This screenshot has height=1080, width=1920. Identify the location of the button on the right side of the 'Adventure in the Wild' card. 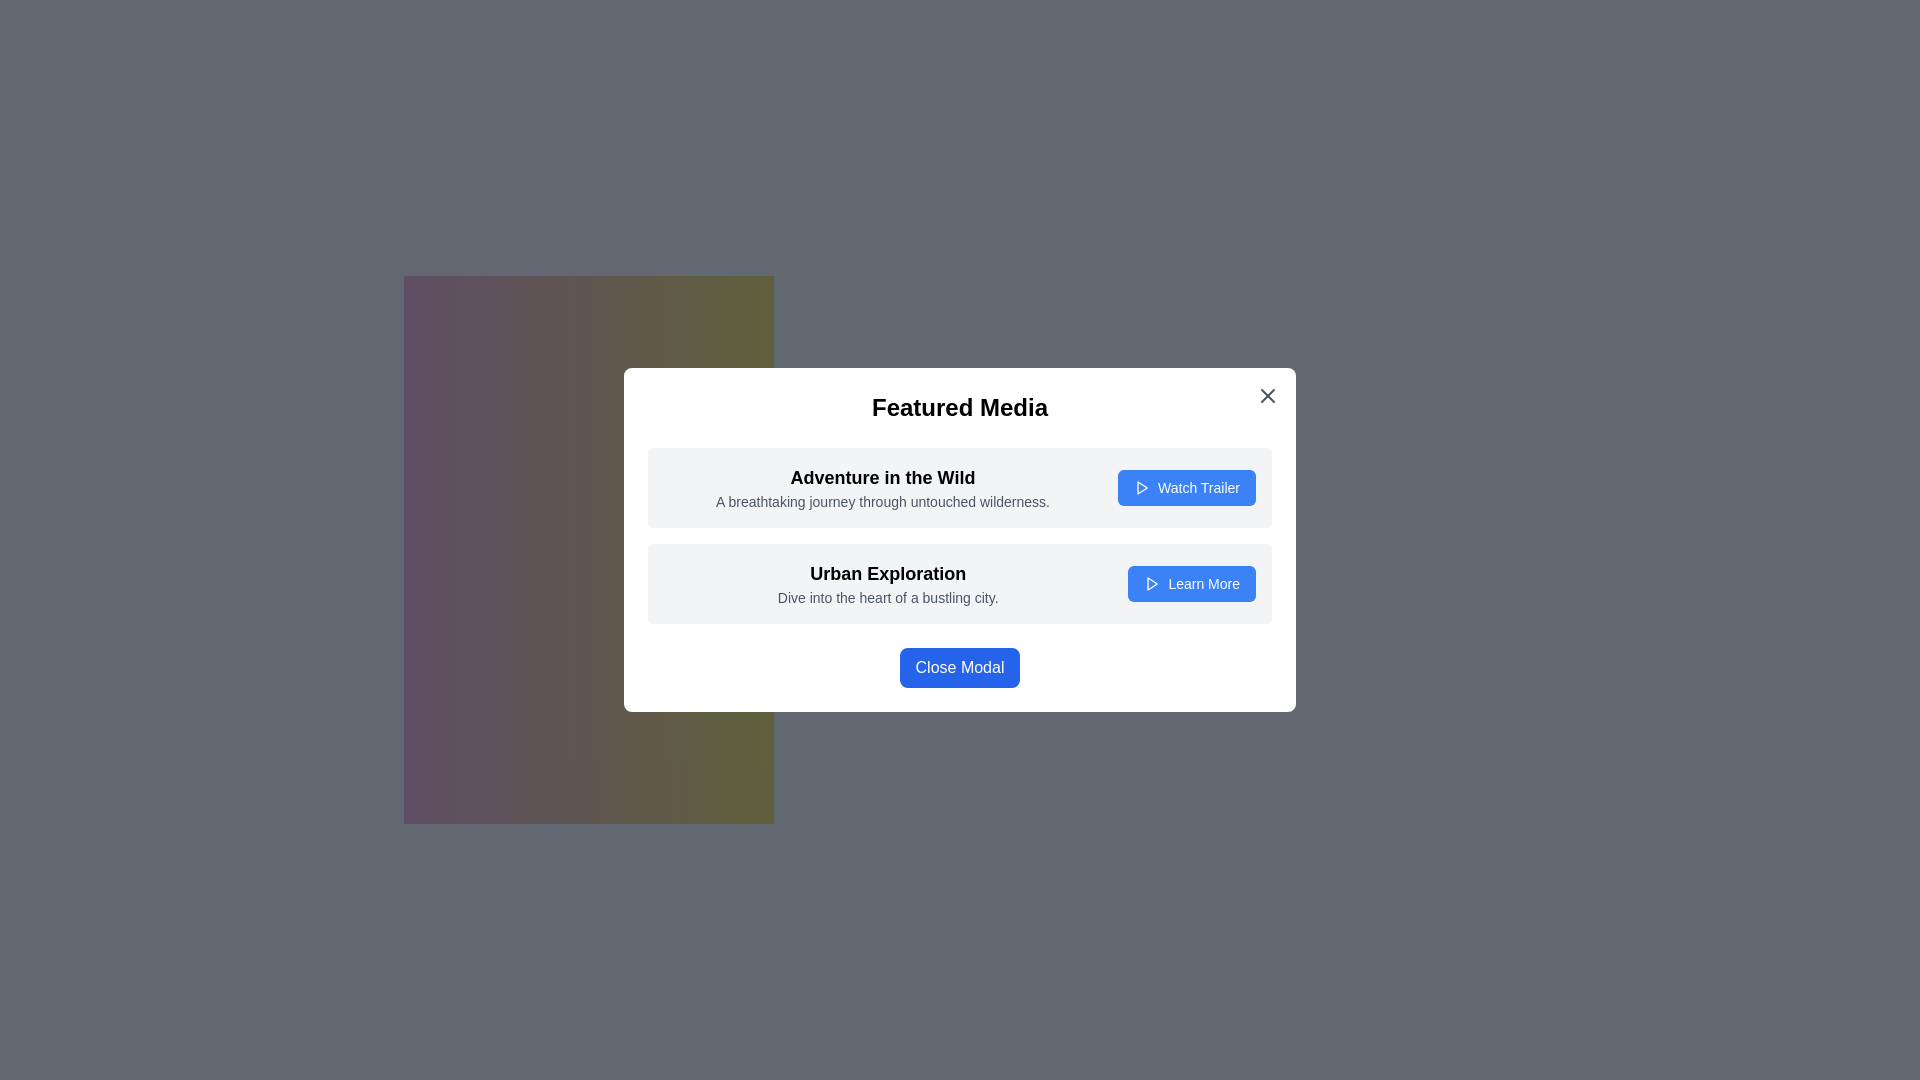
(1186, 488).